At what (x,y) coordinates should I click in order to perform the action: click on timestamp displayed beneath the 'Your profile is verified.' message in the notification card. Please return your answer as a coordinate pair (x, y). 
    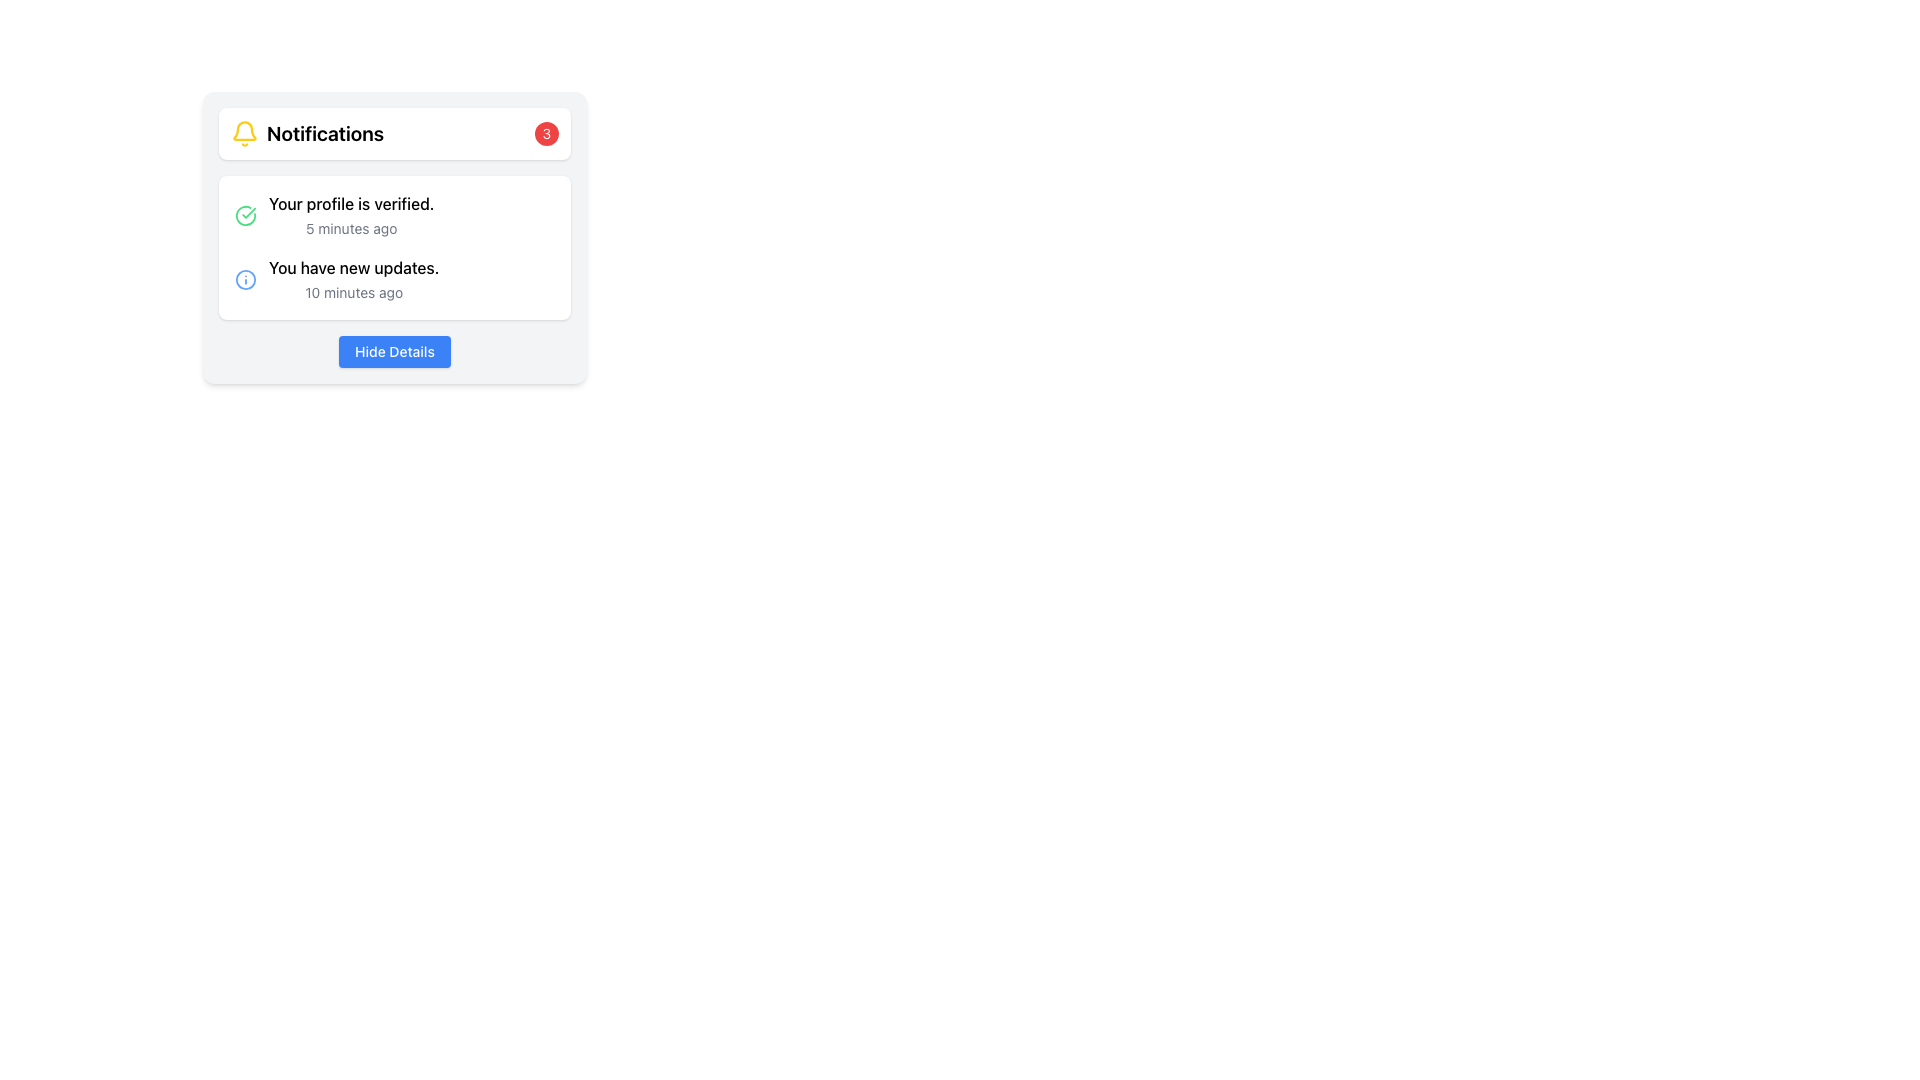
    Looking at the image, I should click on (351, 227).